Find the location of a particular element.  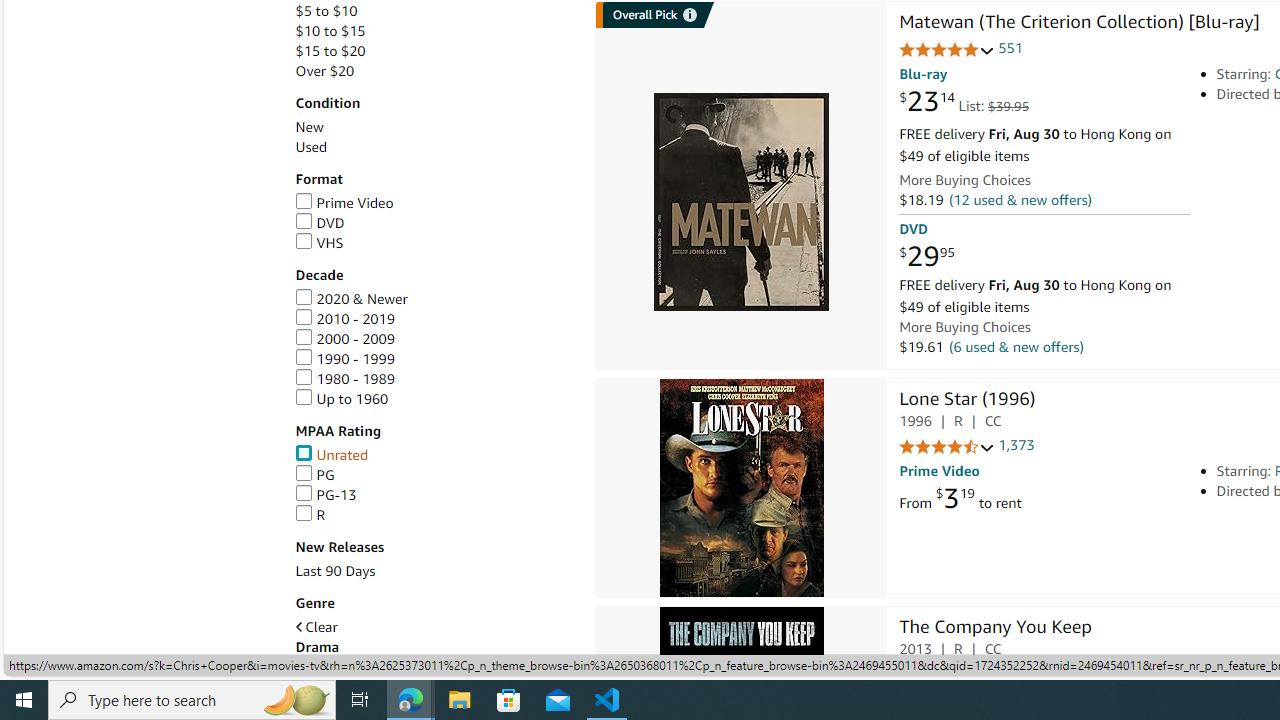

'Clear' is located at coordinates (315, 626).